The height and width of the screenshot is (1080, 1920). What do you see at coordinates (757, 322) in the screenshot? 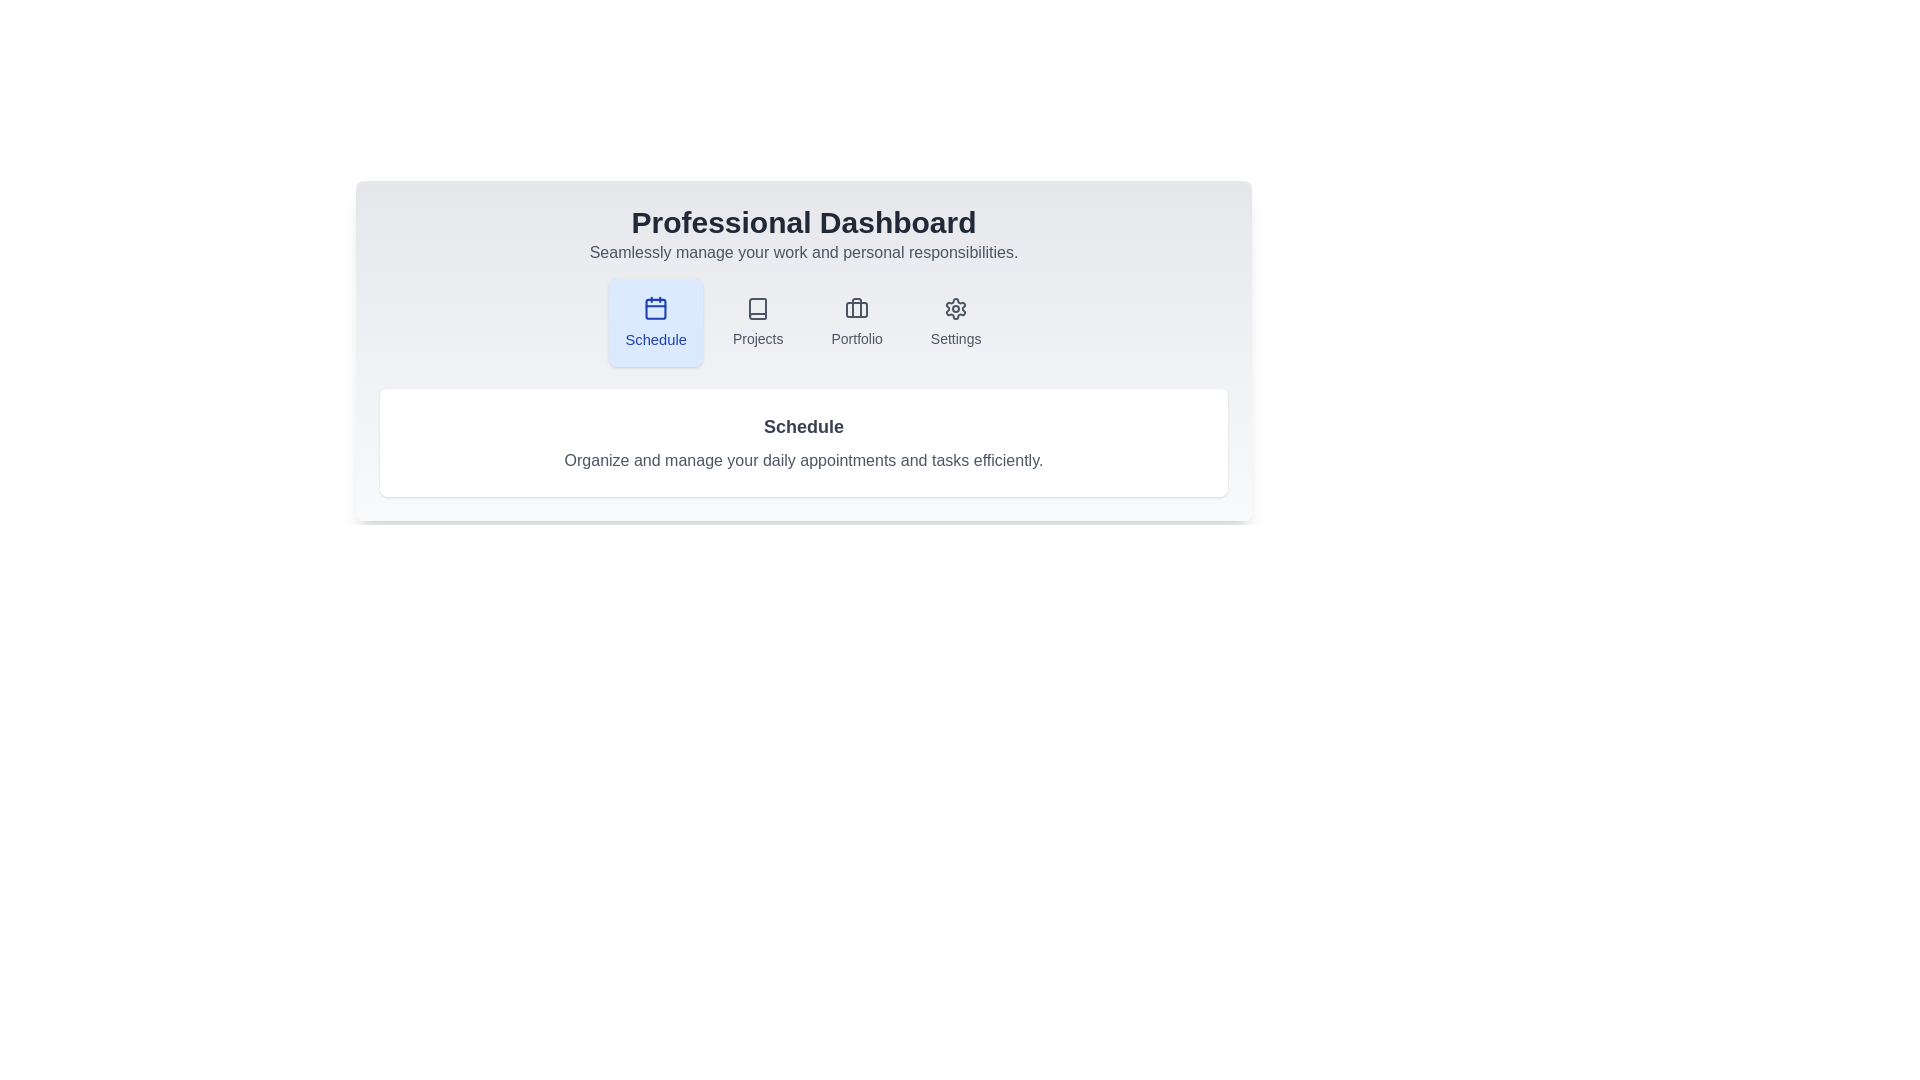
I see `the tab associated with Projects` at bounding box center [757, 322].